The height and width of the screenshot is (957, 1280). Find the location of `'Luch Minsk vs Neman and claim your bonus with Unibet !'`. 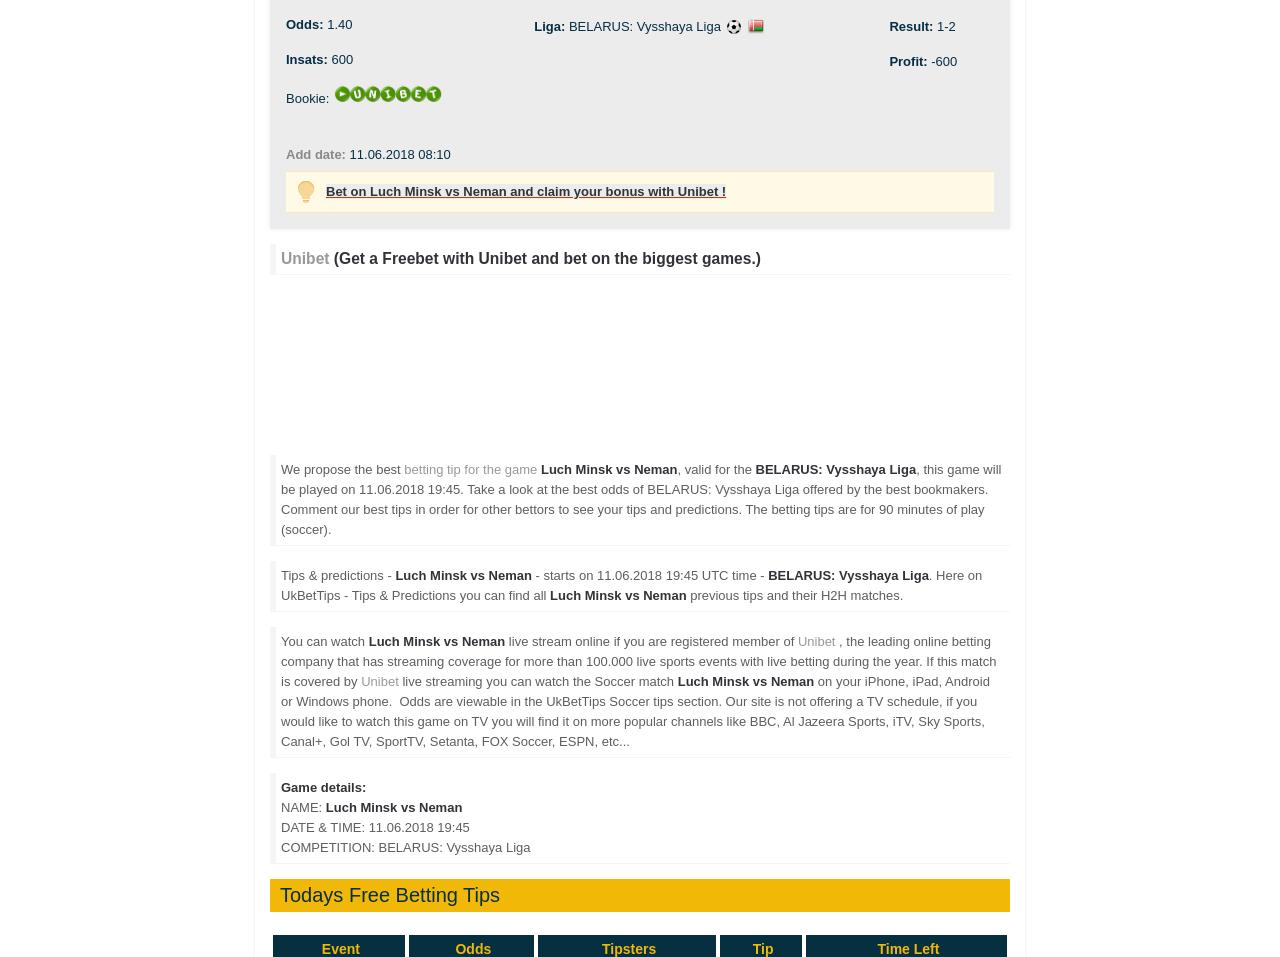

'Luch Minsk vs Neman and claim your bonus with Unibet !' is located at coordinates (370, 191).